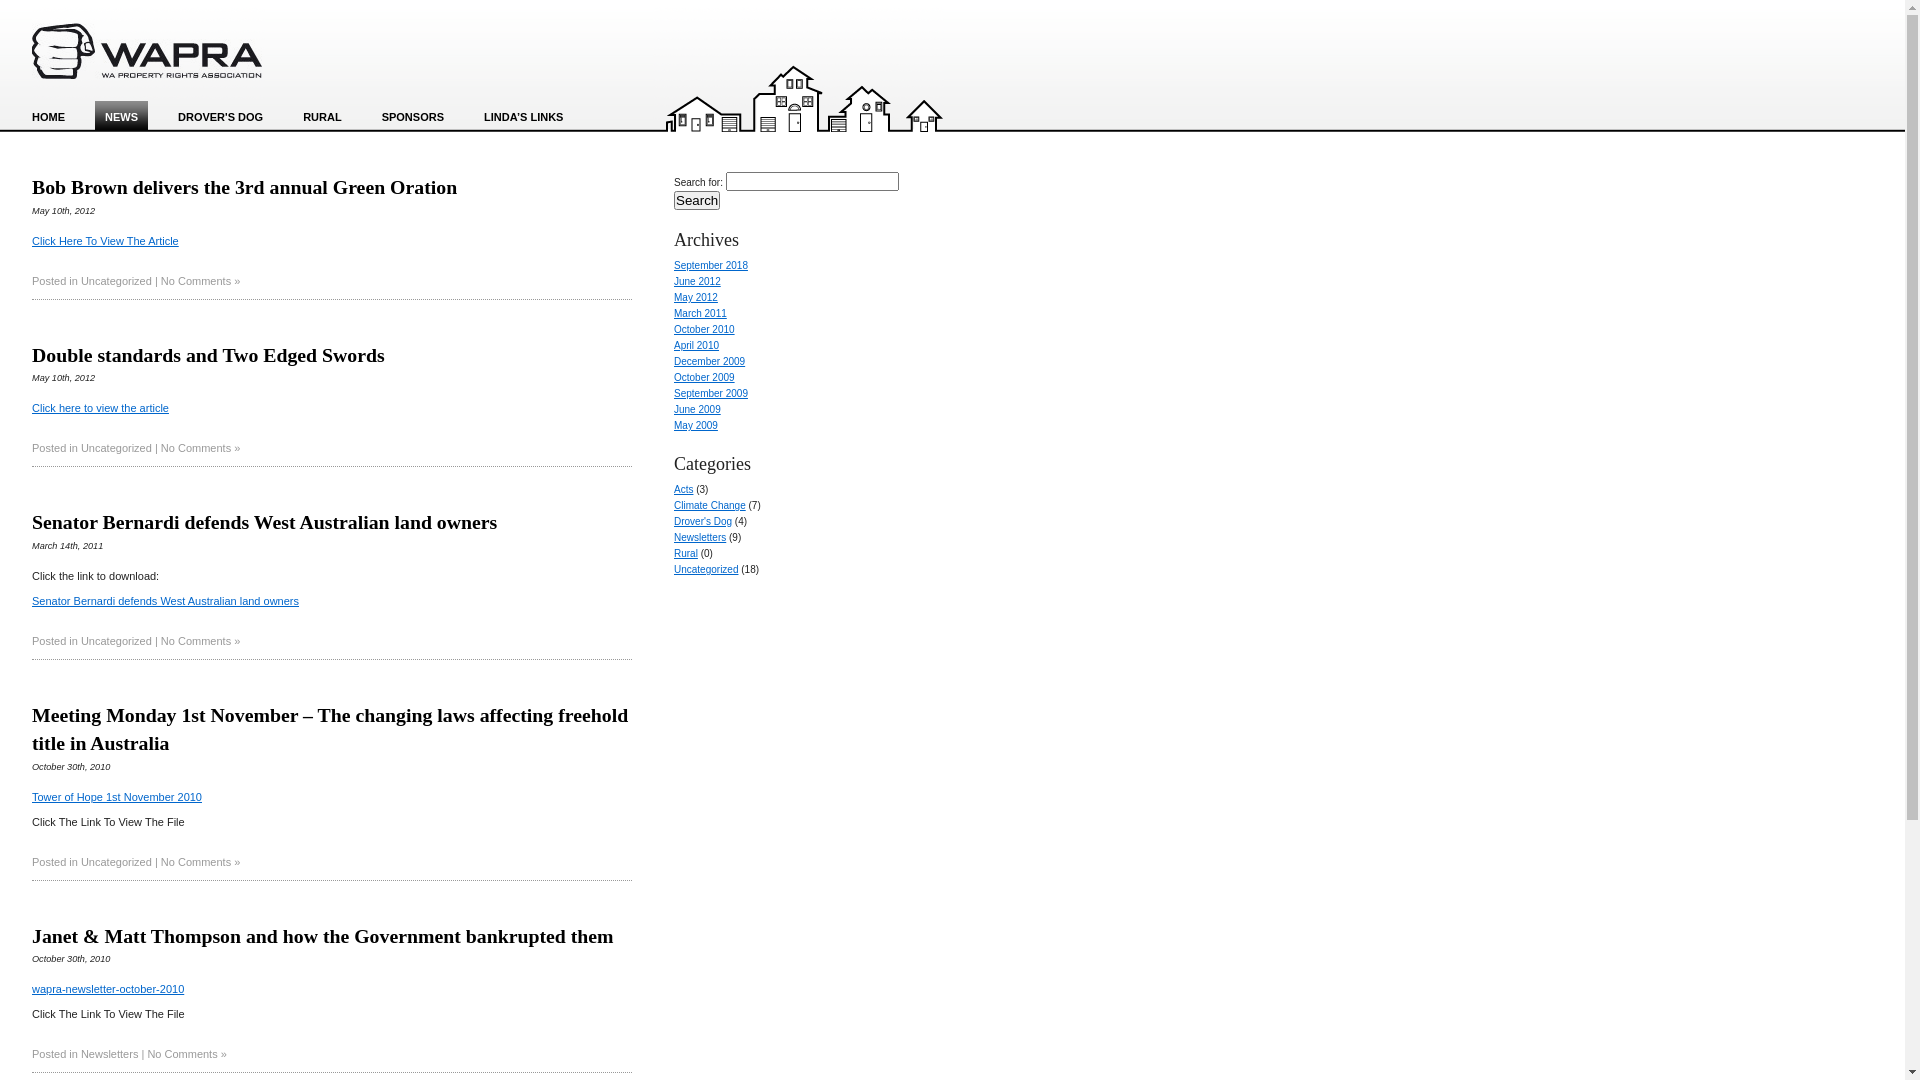  I want to click on 'October 2010', so click(704, 328).